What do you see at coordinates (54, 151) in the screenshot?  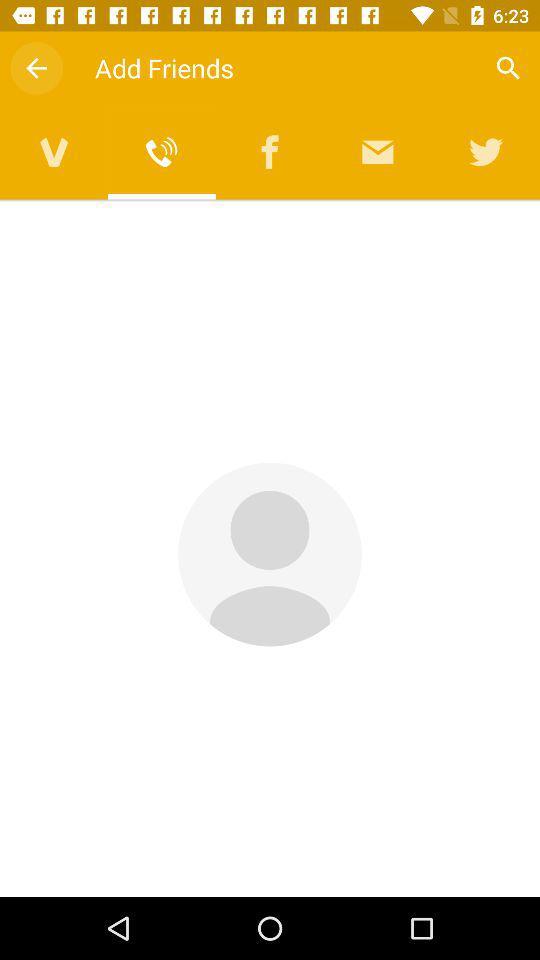 I see `find friends who are on oovoo` at bounding box center [54, 151].